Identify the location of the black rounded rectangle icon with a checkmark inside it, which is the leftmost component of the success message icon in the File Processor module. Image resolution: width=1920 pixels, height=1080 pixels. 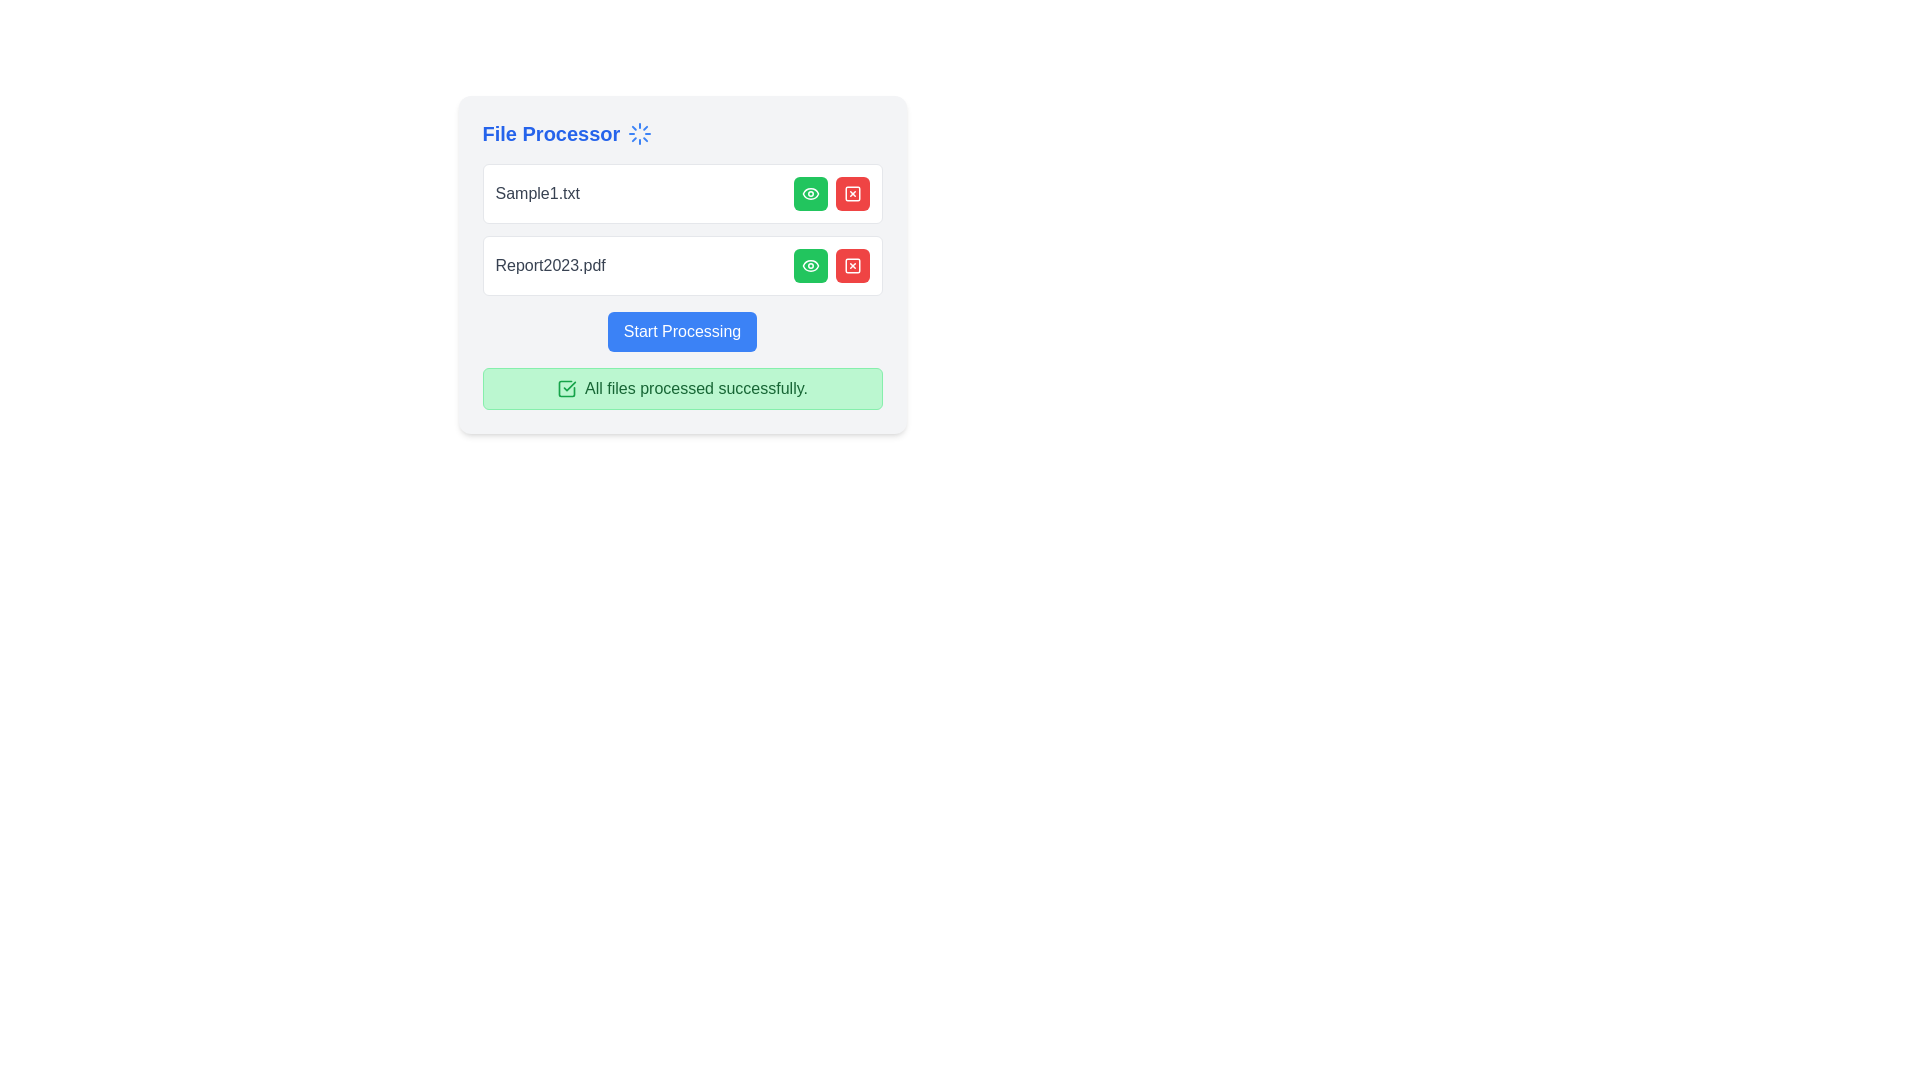
(565, 389).